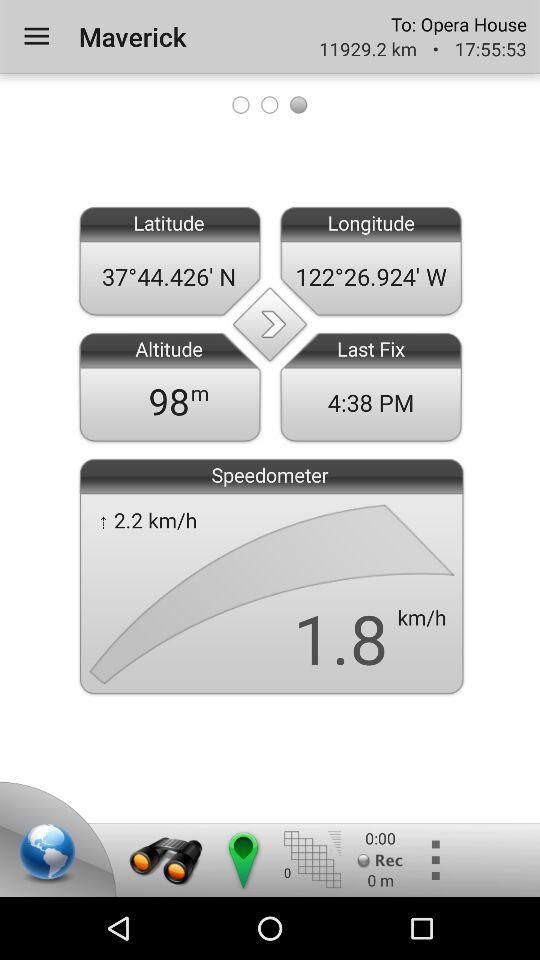 The width and height of the screenshot is (540, 960). What do you see at coordinates (36, 35) in the screenshot?
I see `the app next to maverick icon` at bounding box center [36, 35].